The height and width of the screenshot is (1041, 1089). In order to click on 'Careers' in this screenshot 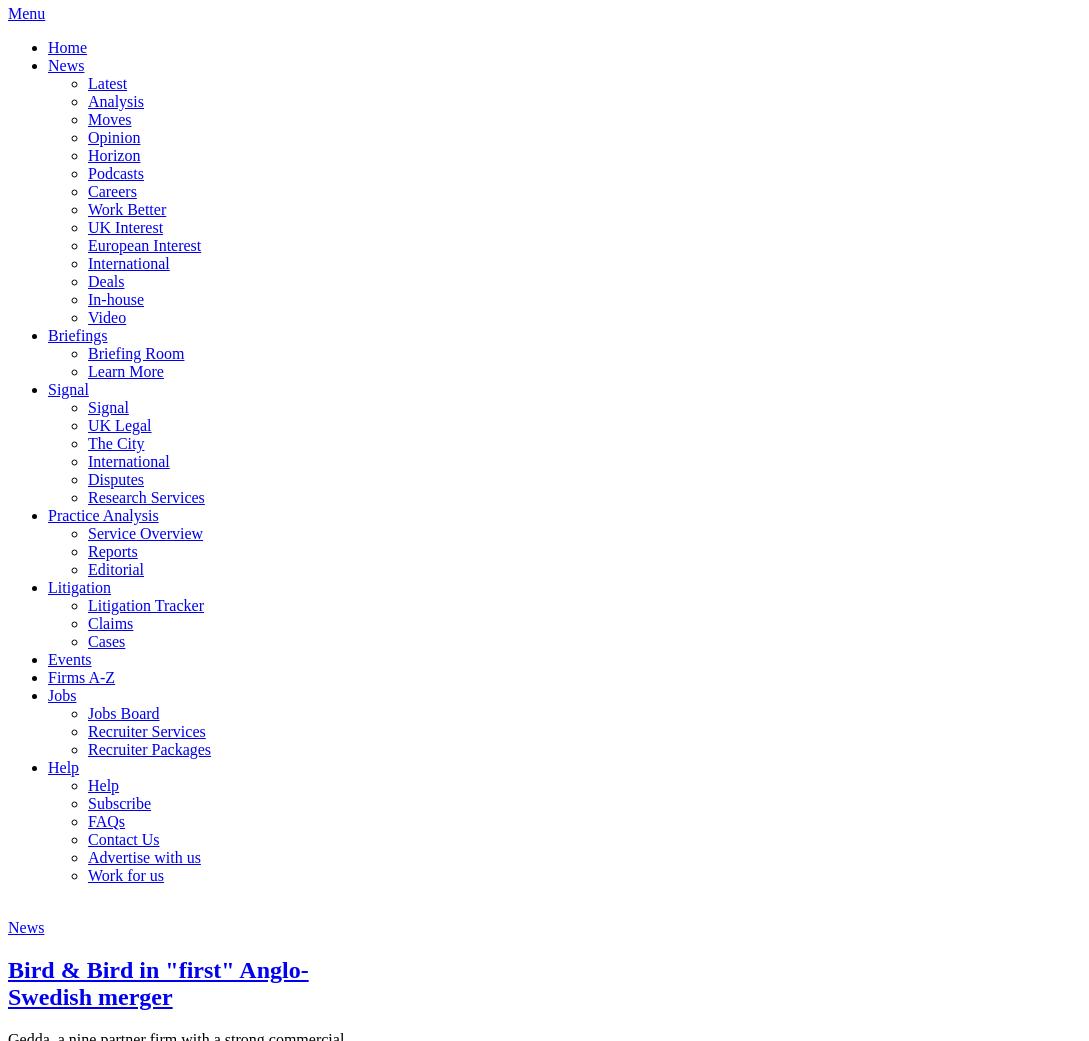, I will do `click(111, 190)`.